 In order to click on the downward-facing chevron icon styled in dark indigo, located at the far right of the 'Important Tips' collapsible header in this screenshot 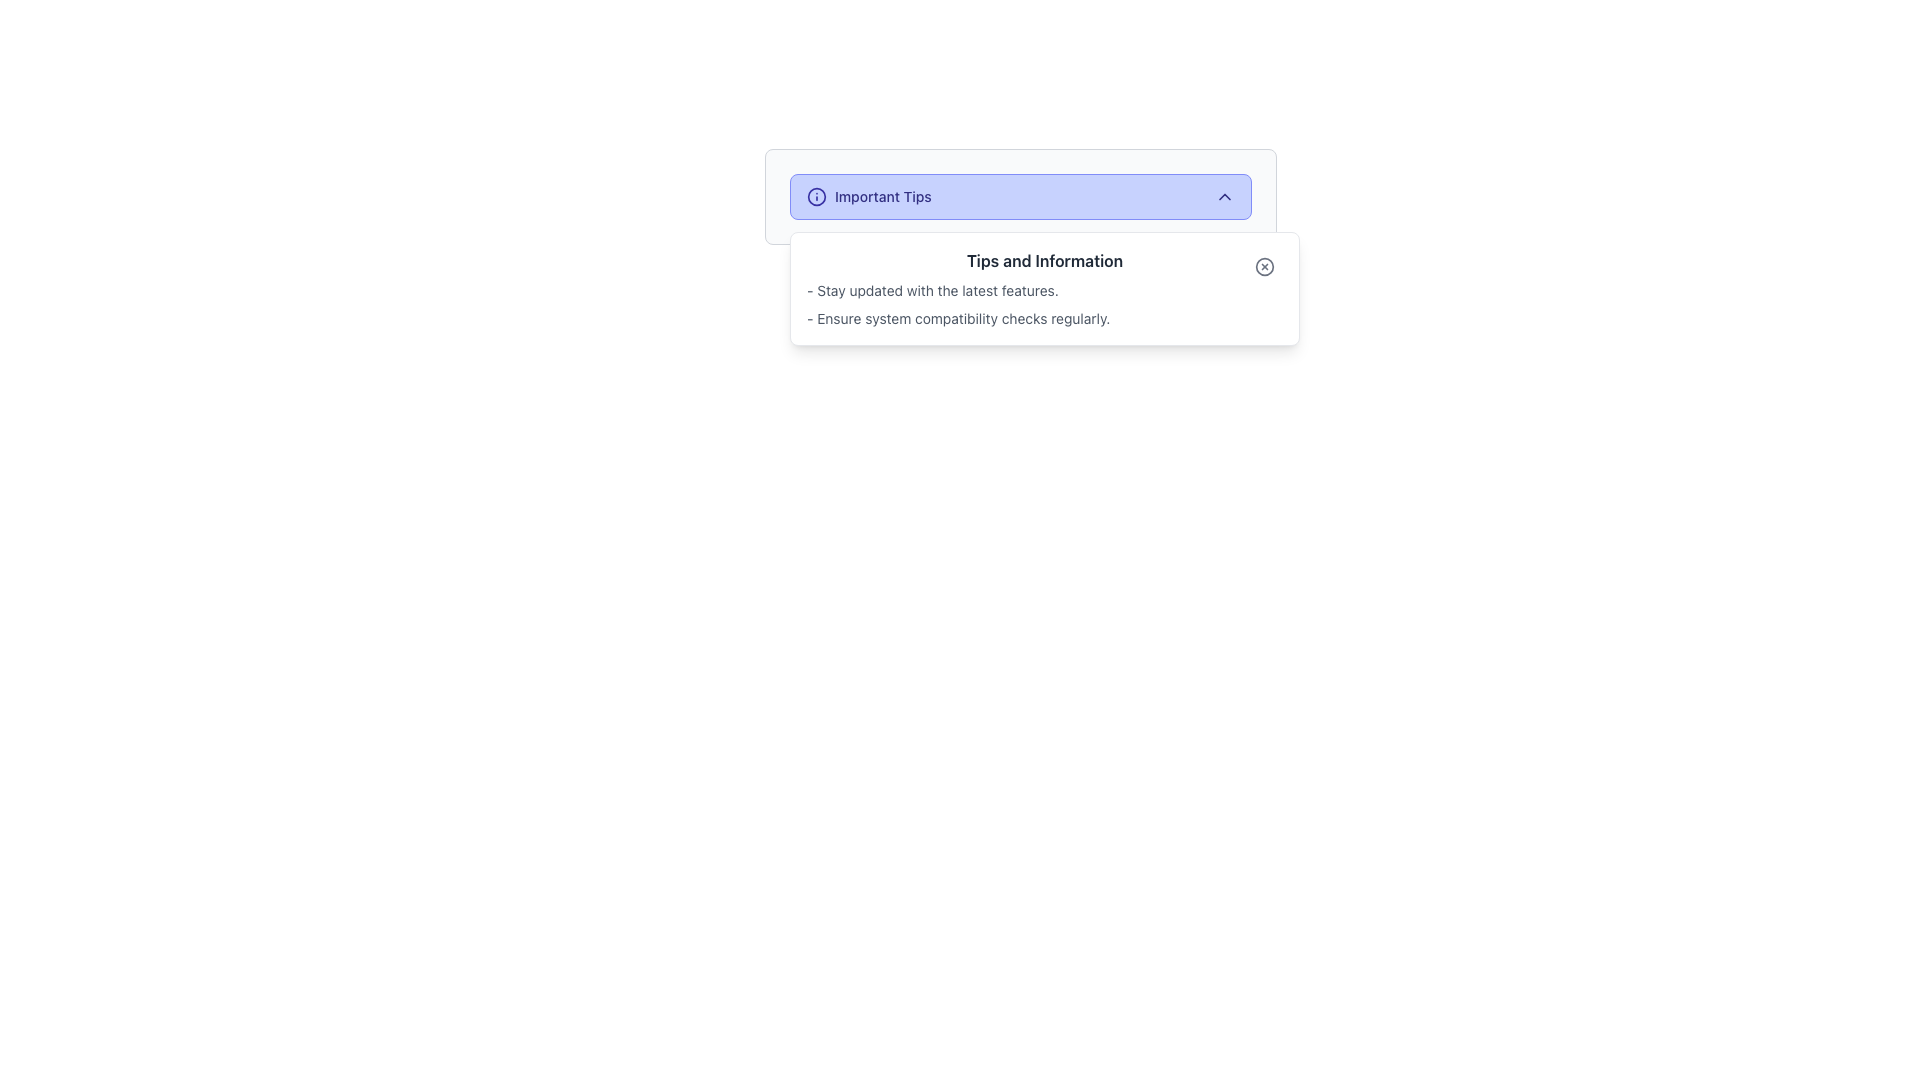, I will do `click(1223, 196)`.